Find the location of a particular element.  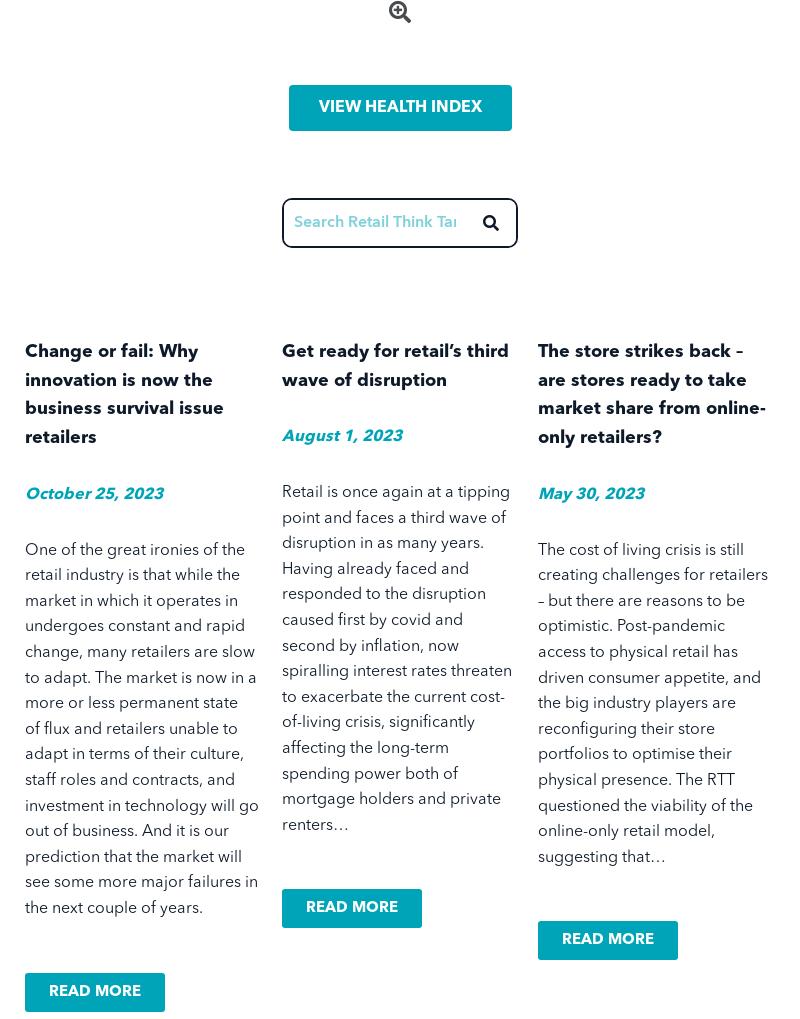

'market will see some more major failures in the next couple of years.' is located at coordinates (141, 882).